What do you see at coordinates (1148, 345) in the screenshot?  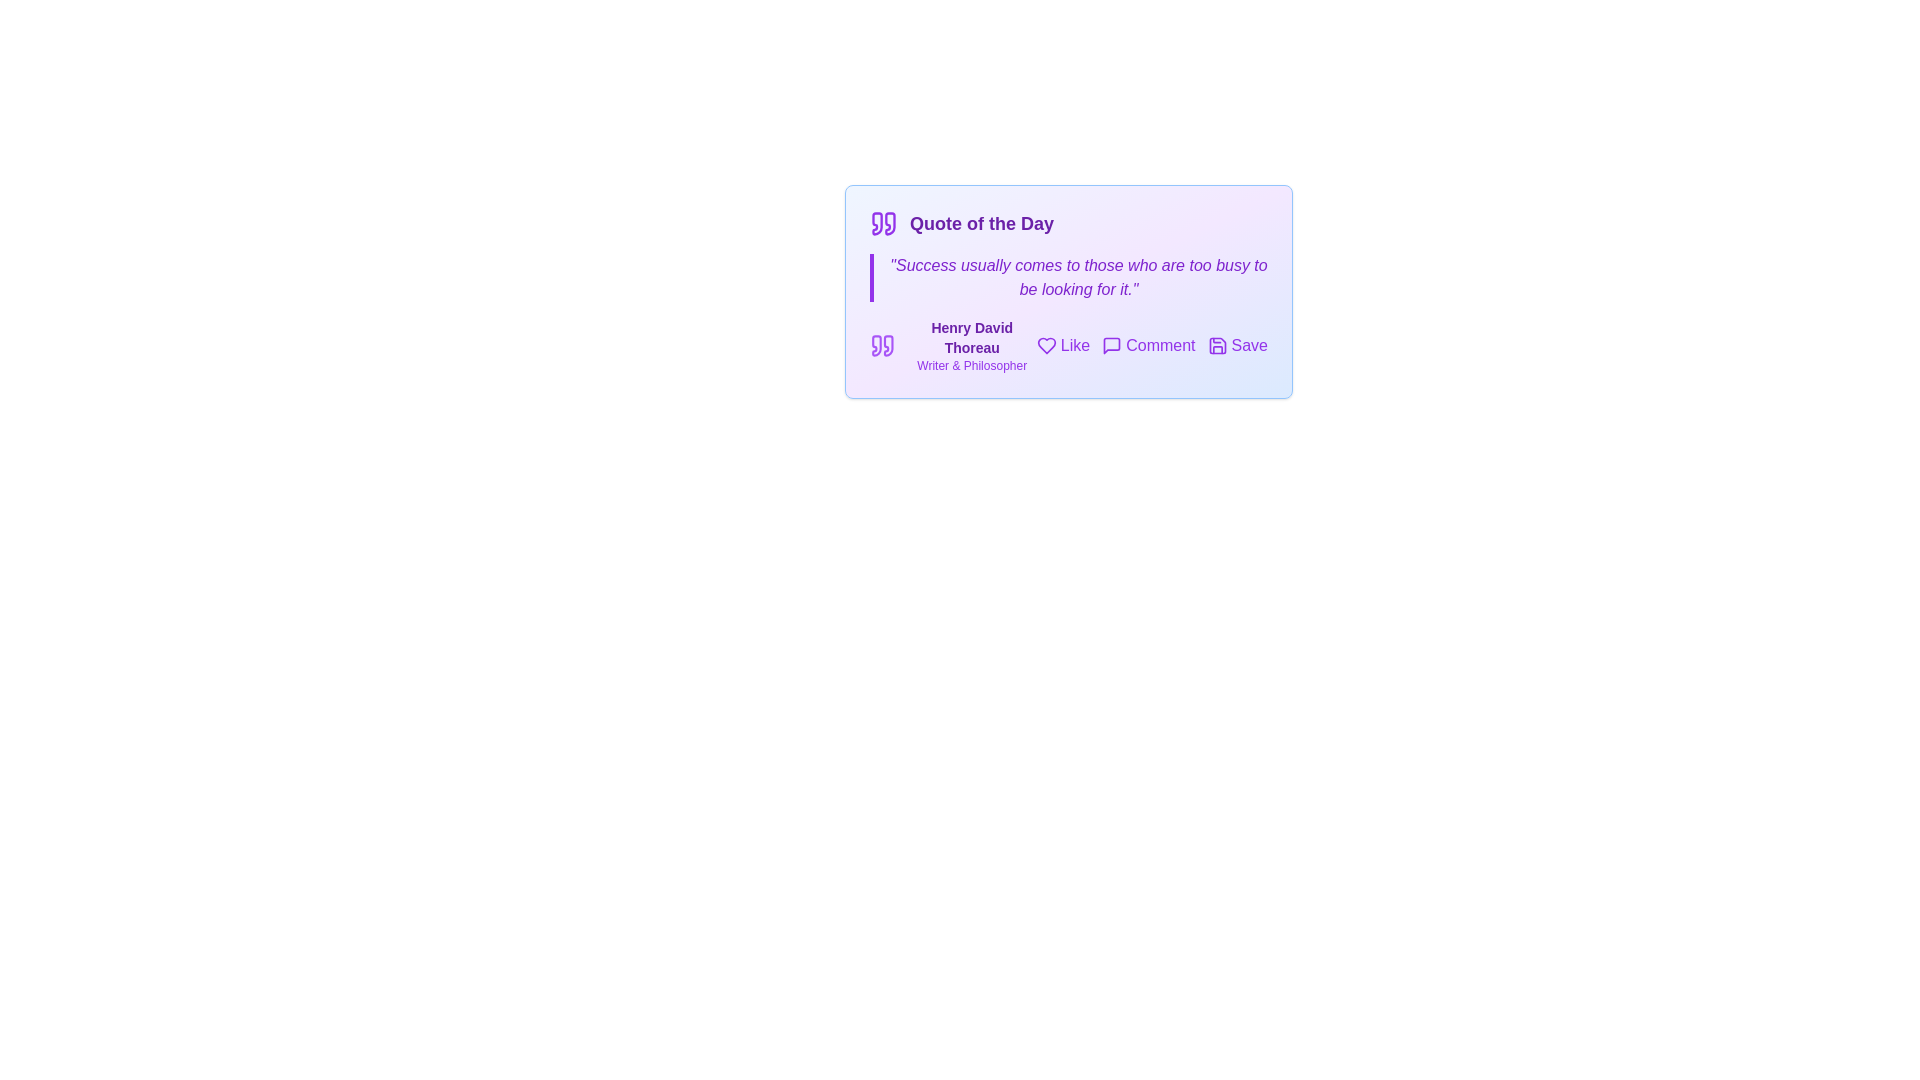 I see `the 'Comment' button located between the 'Like' and 'Save' buttons to observe visual styling changes` at bounding box center [1148, 345].